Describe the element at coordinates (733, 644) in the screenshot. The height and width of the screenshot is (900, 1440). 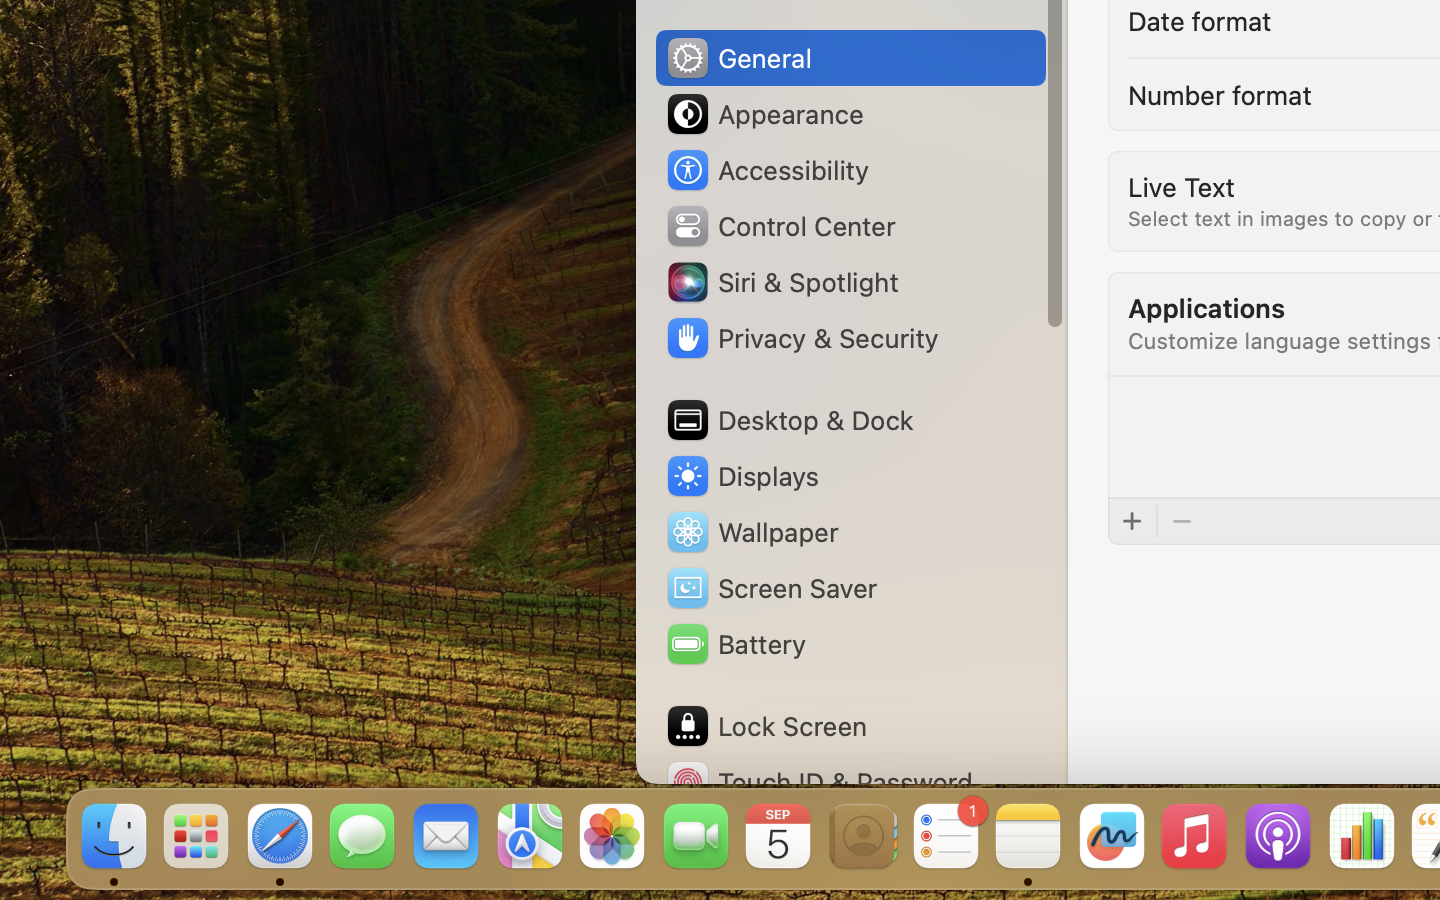
I see `'Battery'` at that location.